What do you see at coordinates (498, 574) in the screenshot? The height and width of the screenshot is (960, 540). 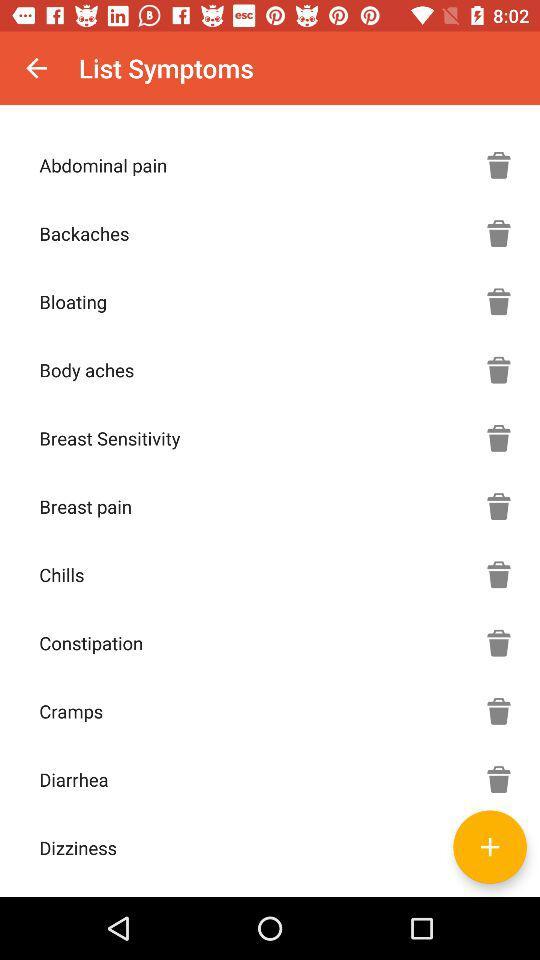 I see `delete` at bounding box center [498, 574].